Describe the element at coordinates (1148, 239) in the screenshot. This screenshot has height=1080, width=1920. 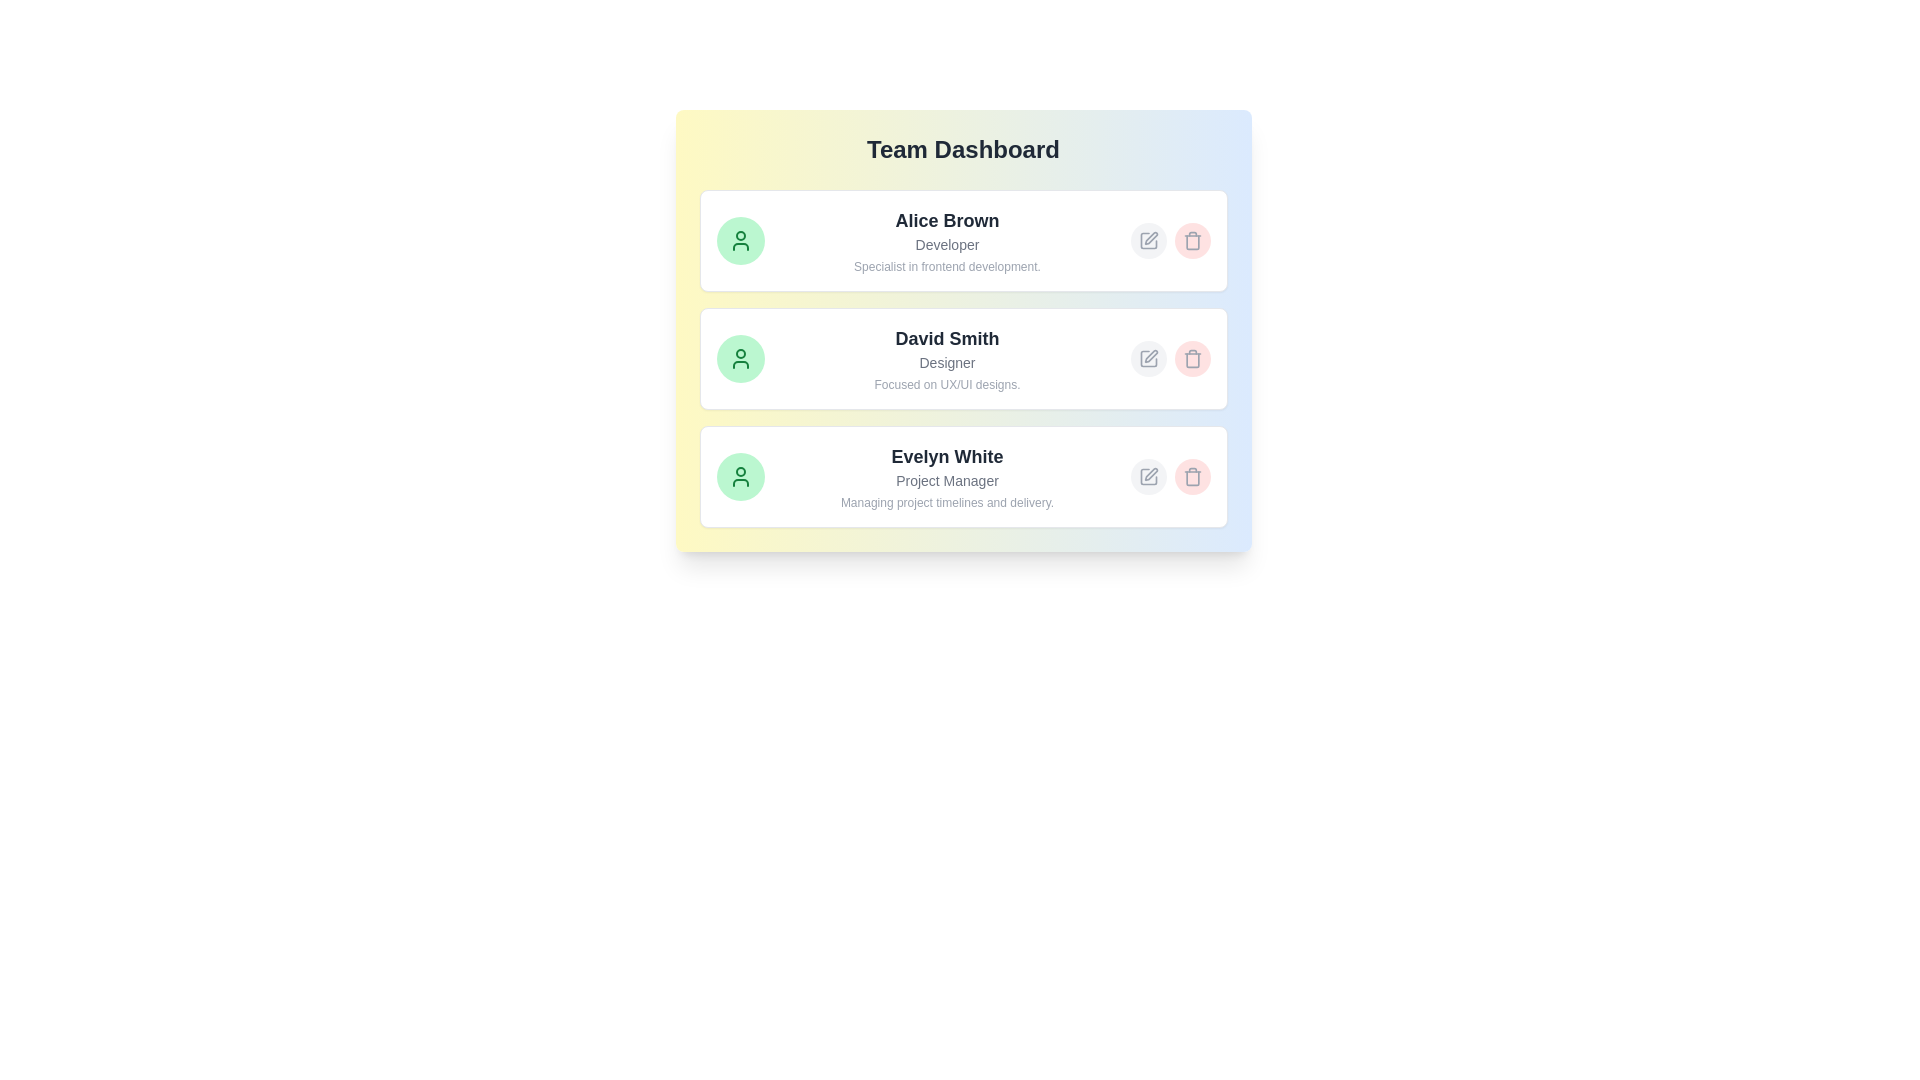
I see `the circular button with a light gray background and a pen icon in the center, located on the far right side of the first row under 'Team Dashboard'` at that location.